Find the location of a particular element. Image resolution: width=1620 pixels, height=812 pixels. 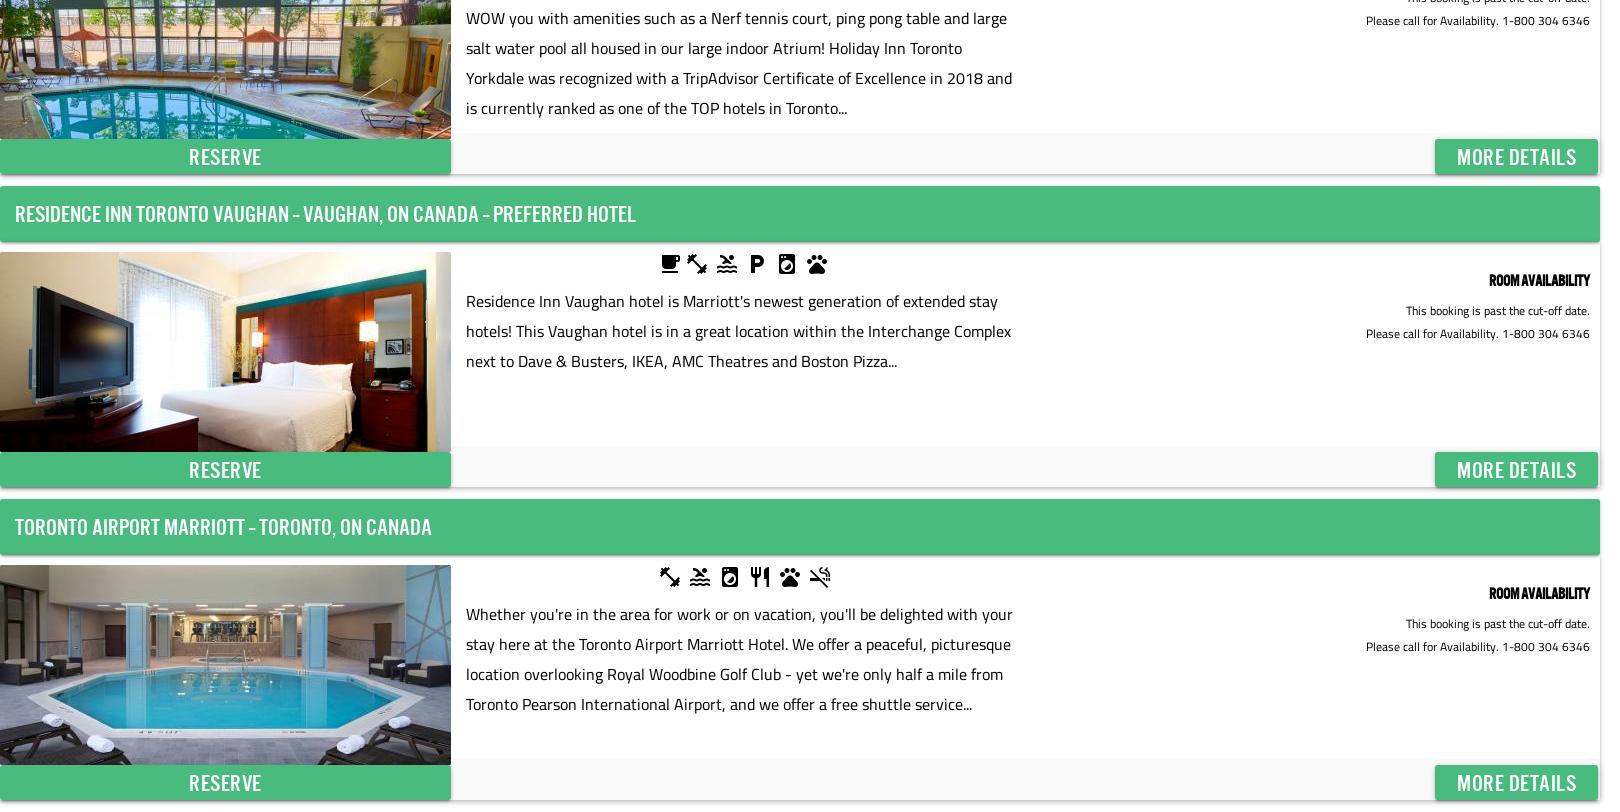

'Toronto Airport Marriott --
        Toronto, ON        Canada' is located at coordinates (222, 526).